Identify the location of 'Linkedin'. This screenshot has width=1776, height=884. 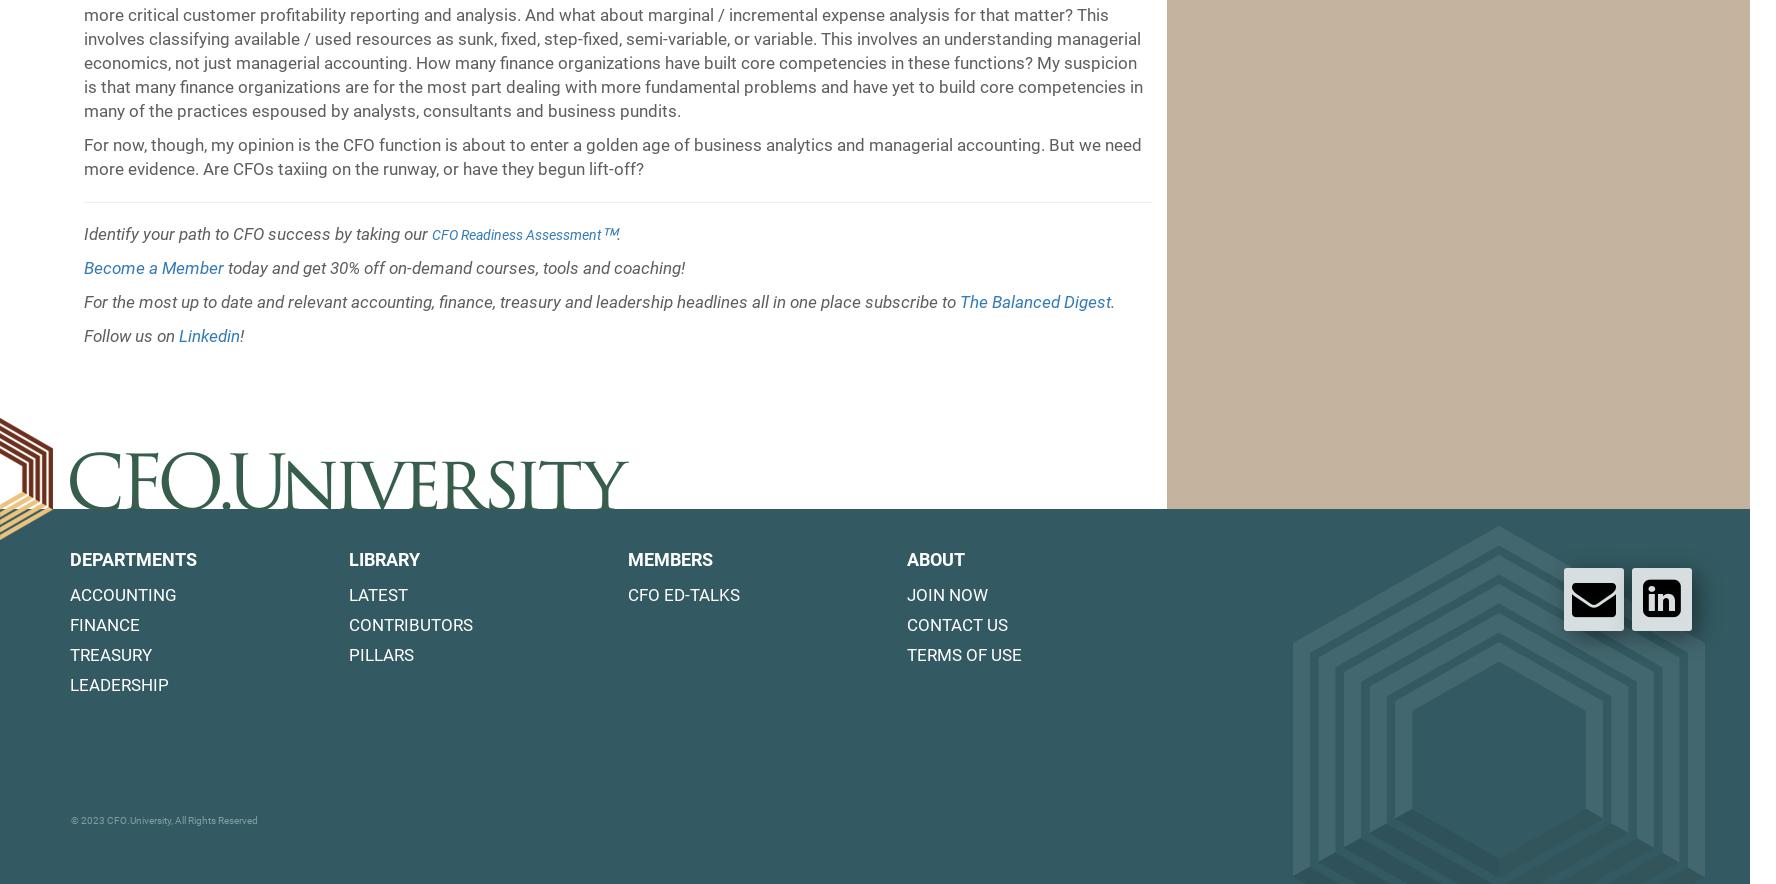
(208, 334).